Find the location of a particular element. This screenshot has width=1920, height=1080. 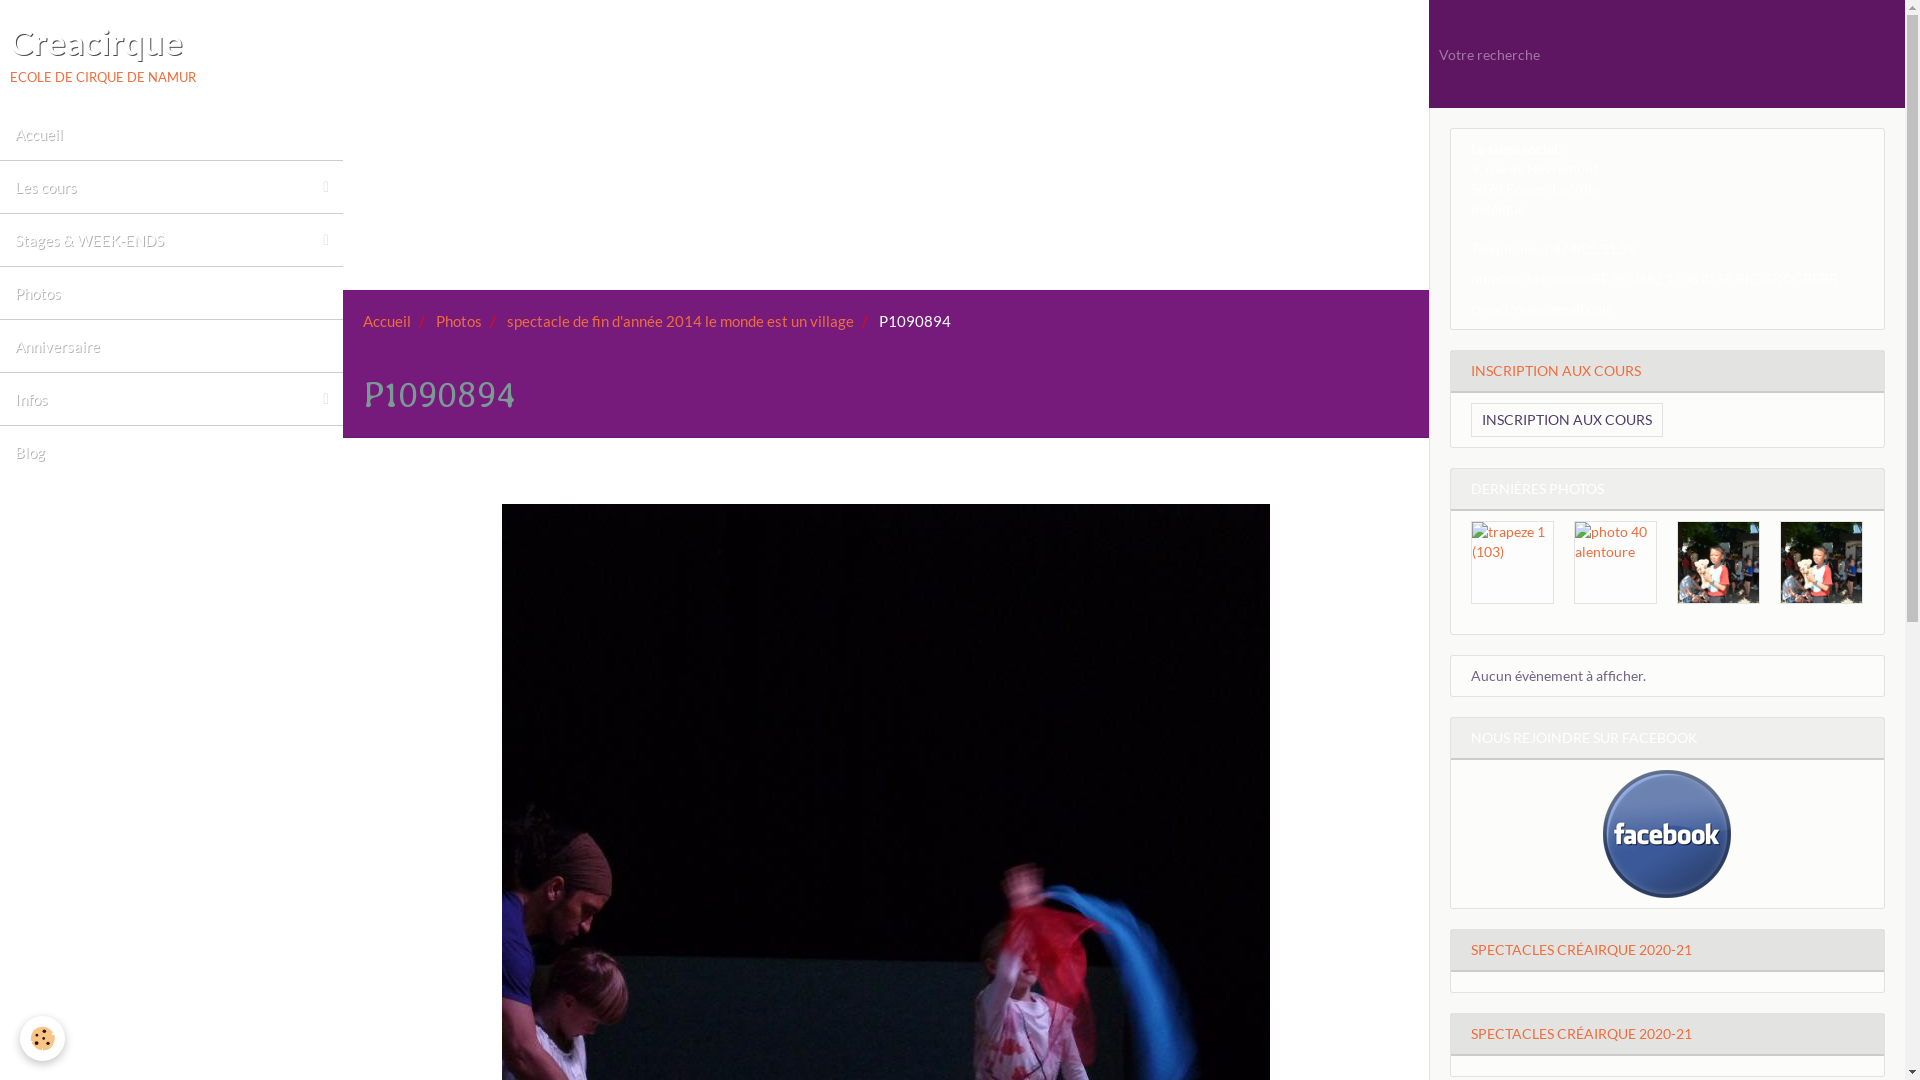

'Accueil' is located at coordinates (171, 134).